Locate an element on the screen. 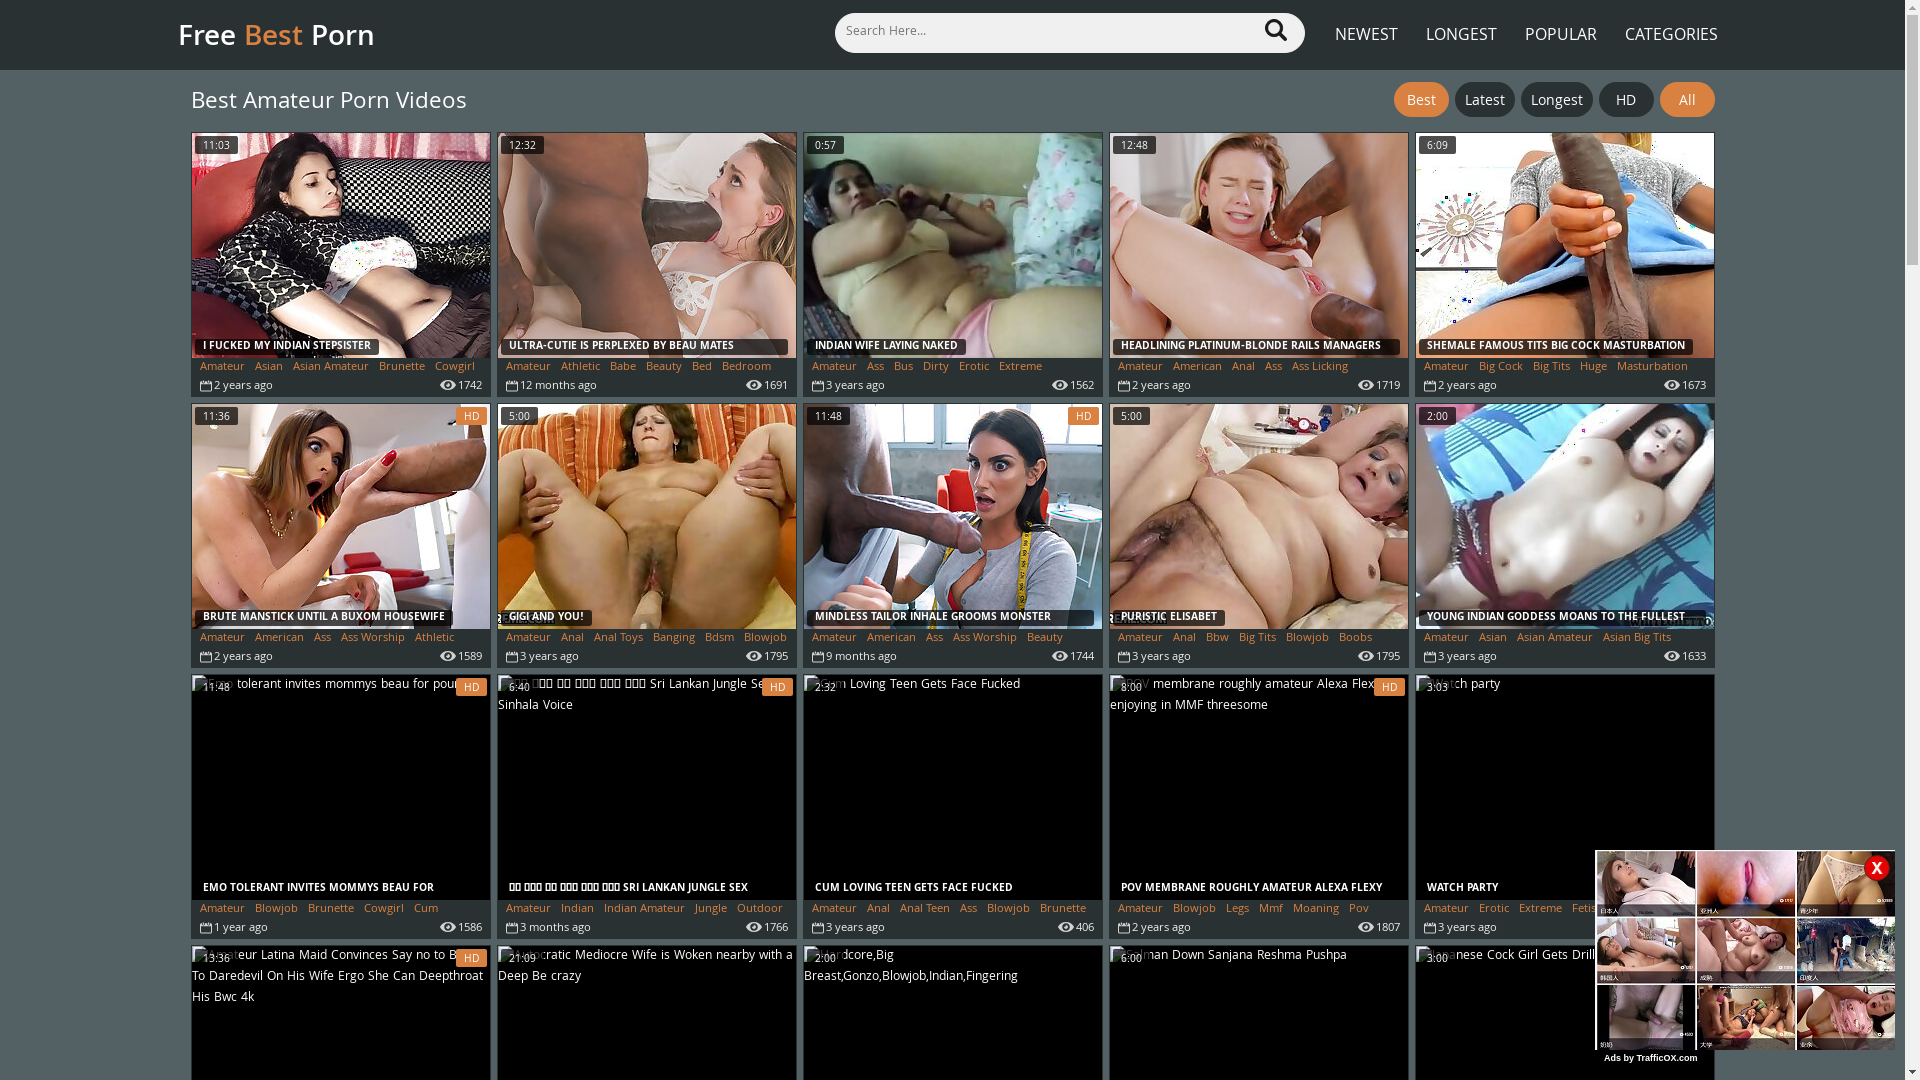 The height and width of the screenshot is (1080, 1920). 'SHEMALE FAMOUS TITS BIG COCK MASTURBATION' is located at coordinates (1563, 244).